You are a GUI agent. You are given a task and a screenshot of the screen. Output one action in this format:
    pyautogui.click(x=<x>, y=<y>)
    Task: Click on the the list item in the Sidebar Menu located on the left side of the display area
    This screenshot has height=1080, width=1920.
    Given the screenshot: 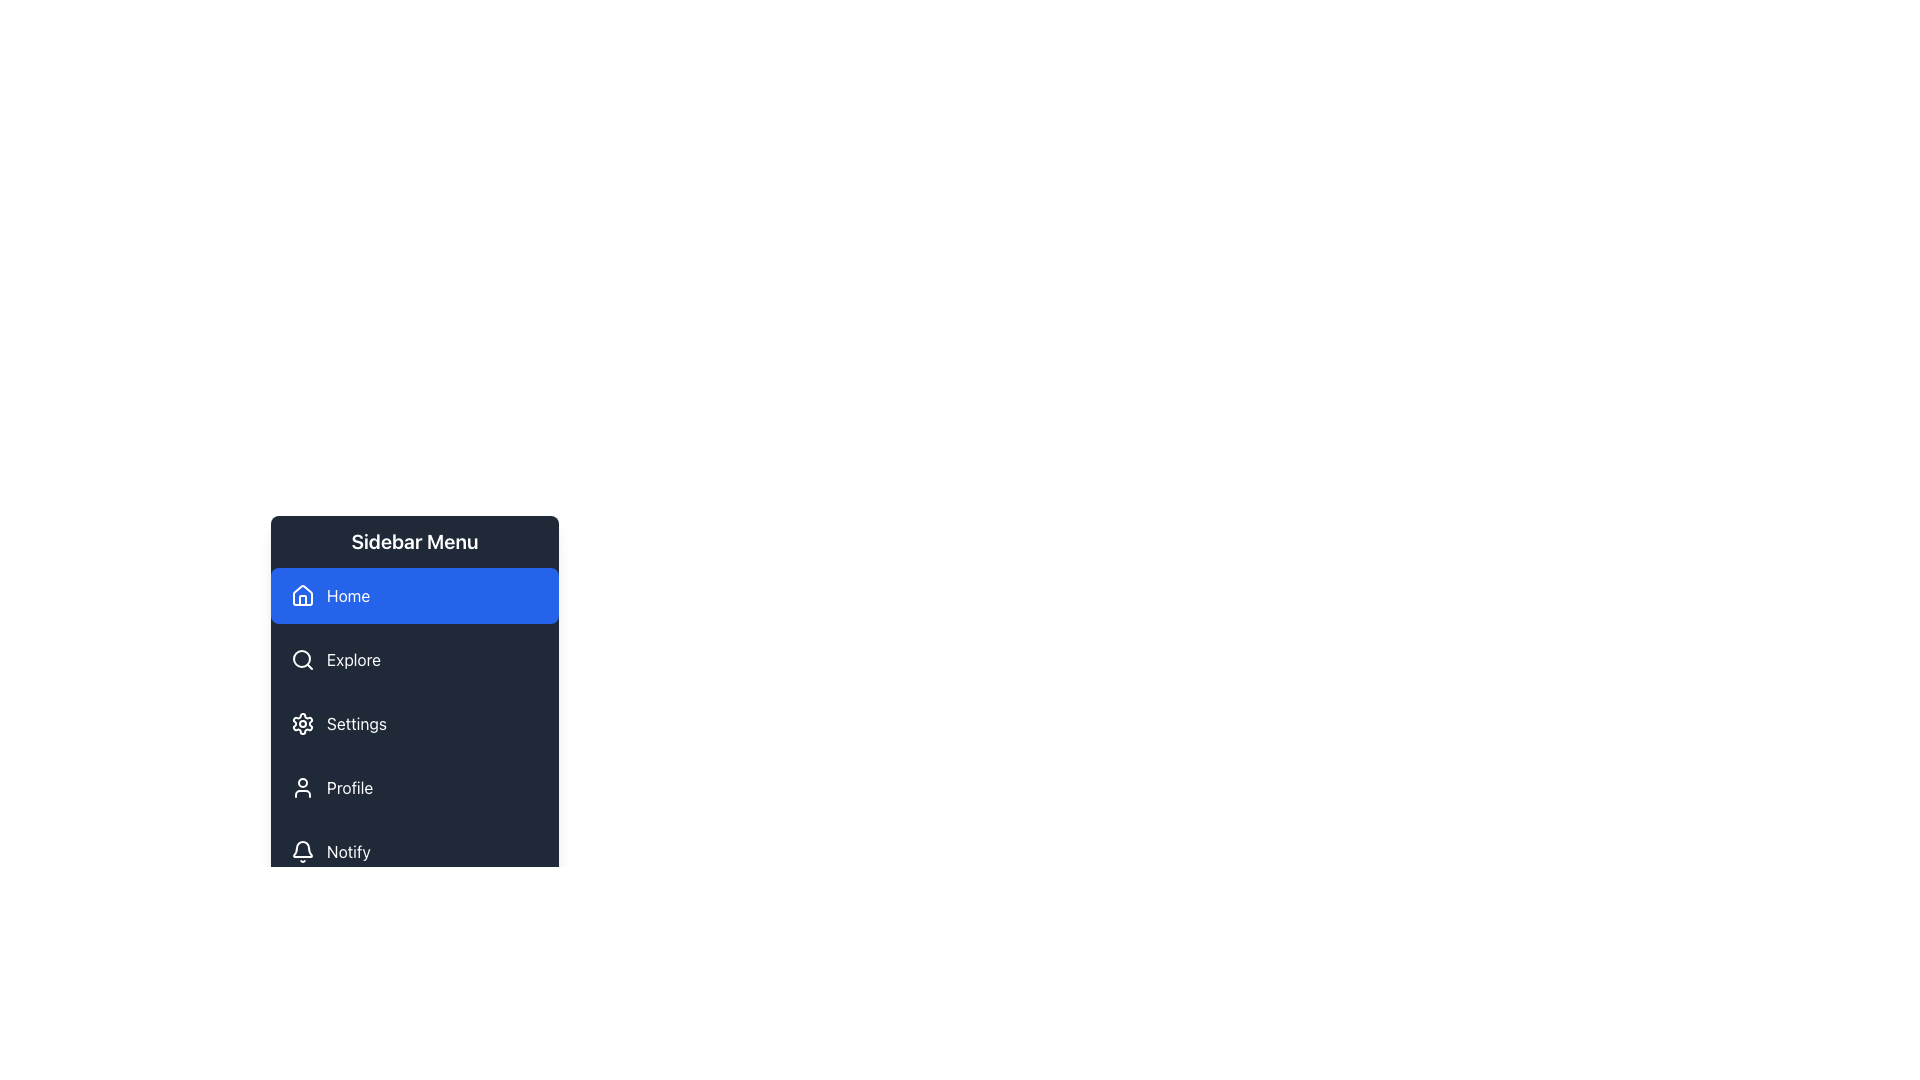 What is the action you would take?
    pyautogui.click(x=413, y=736)
    